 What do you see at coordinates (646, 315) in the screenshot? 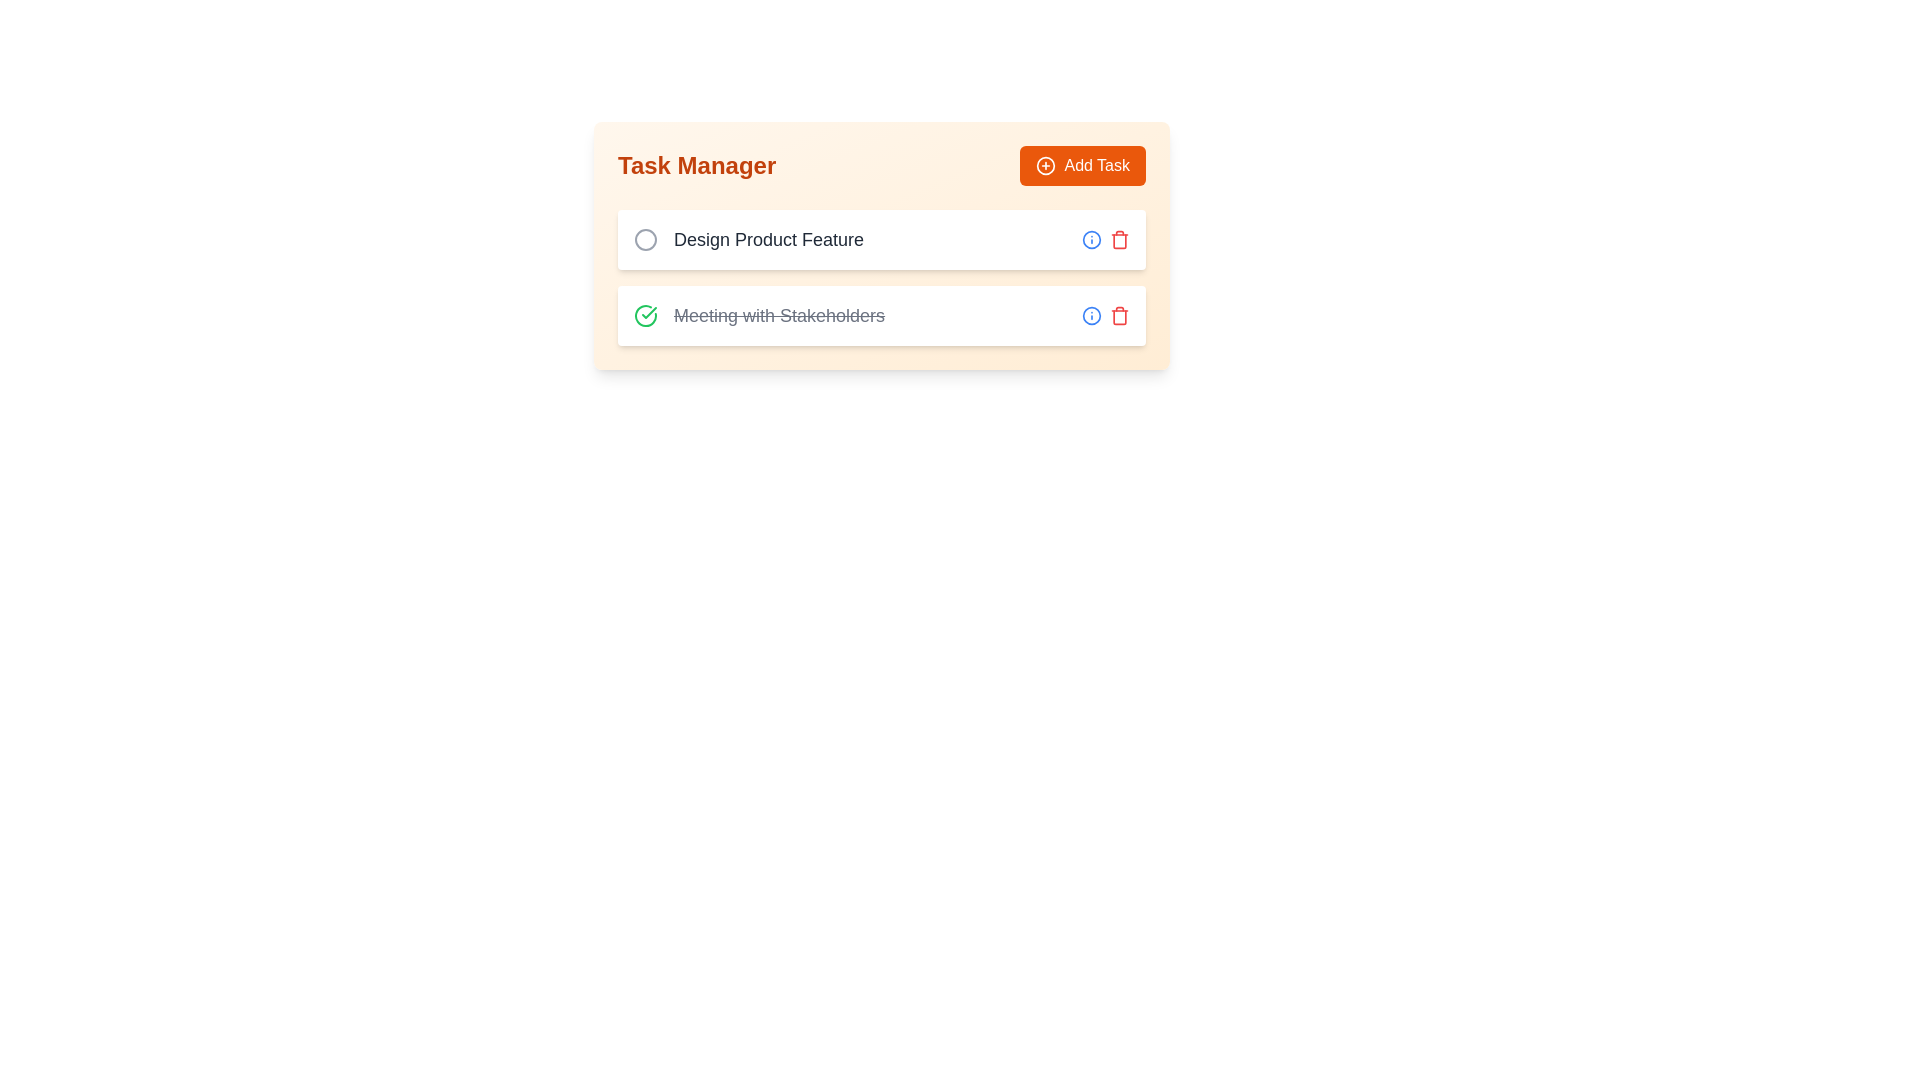
I see `the completion status icon for the 'Meeting with Stakeholders' task` at bounding box center [646, 315].